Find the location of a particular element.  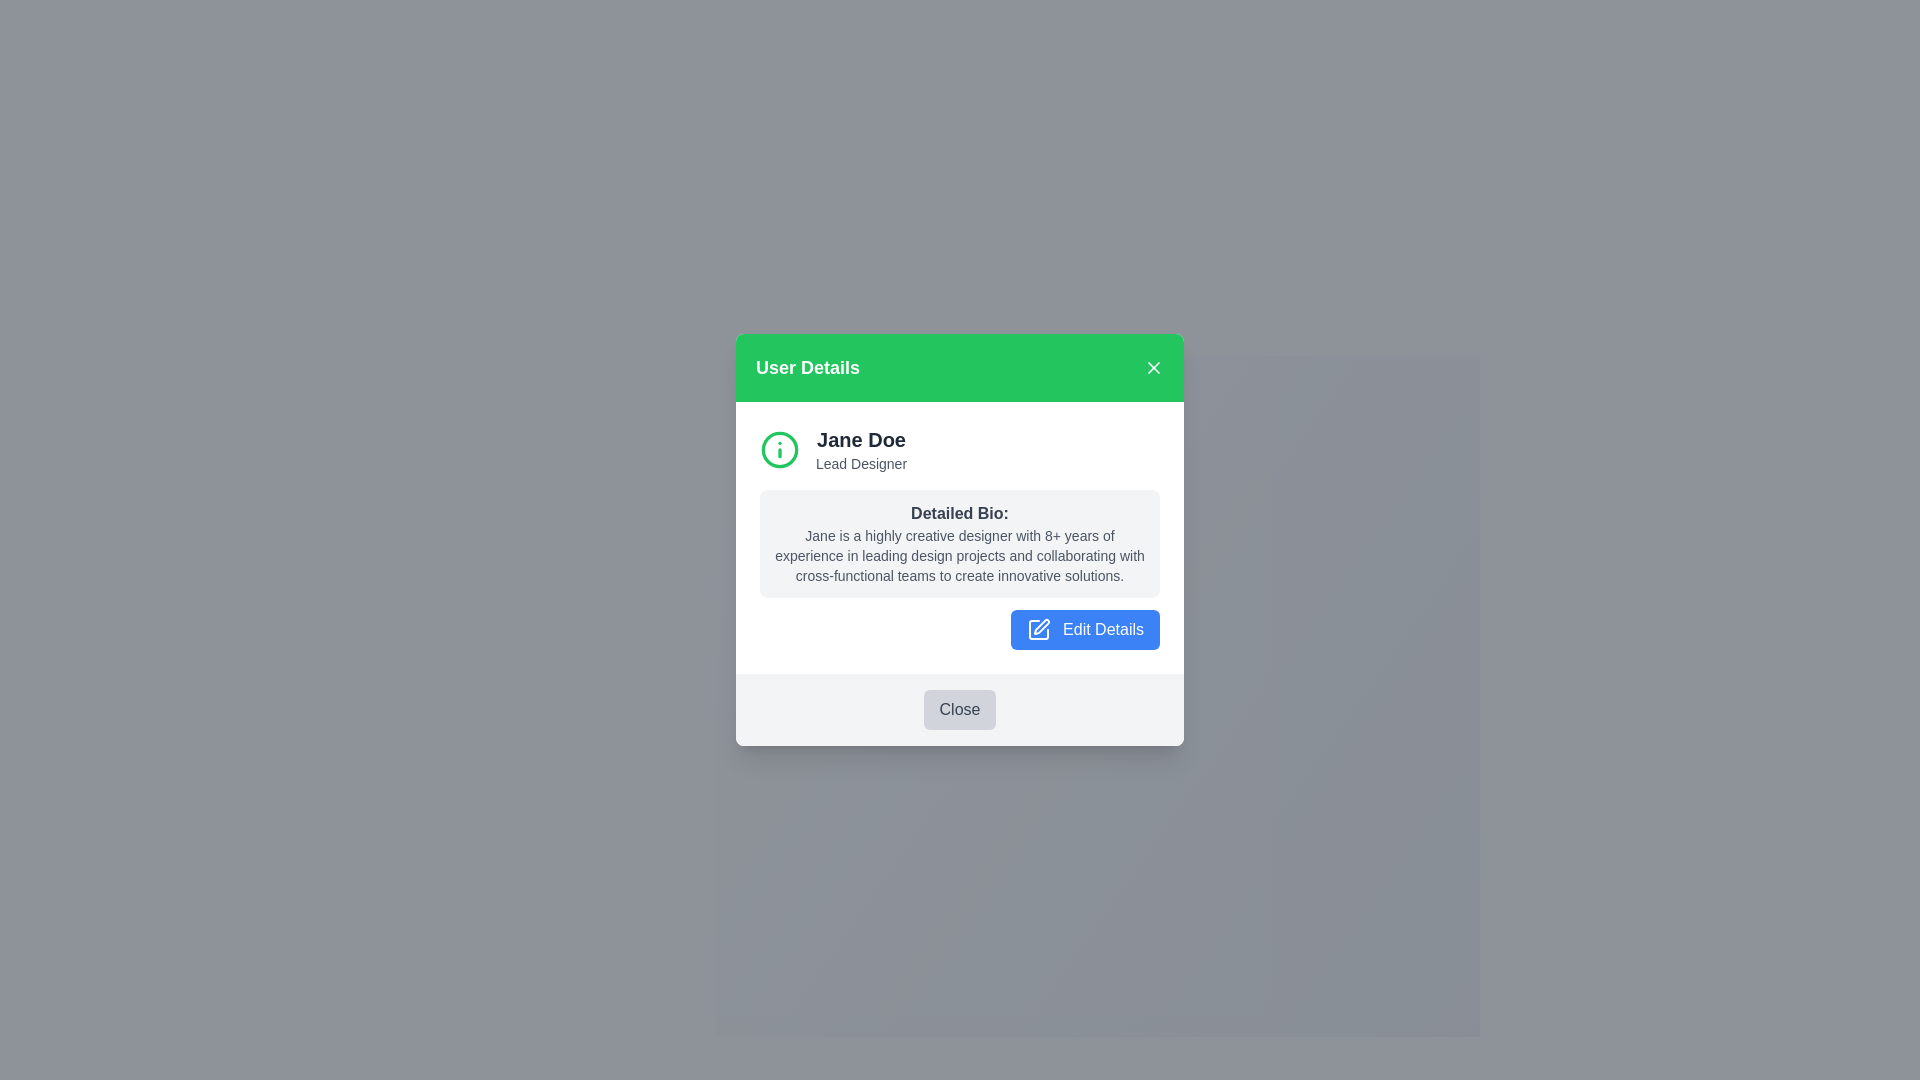

the 'Edit Details' button with a blue background and rounded corners located in the 'User Details' dialog box is located at coordinates (1084, 628).